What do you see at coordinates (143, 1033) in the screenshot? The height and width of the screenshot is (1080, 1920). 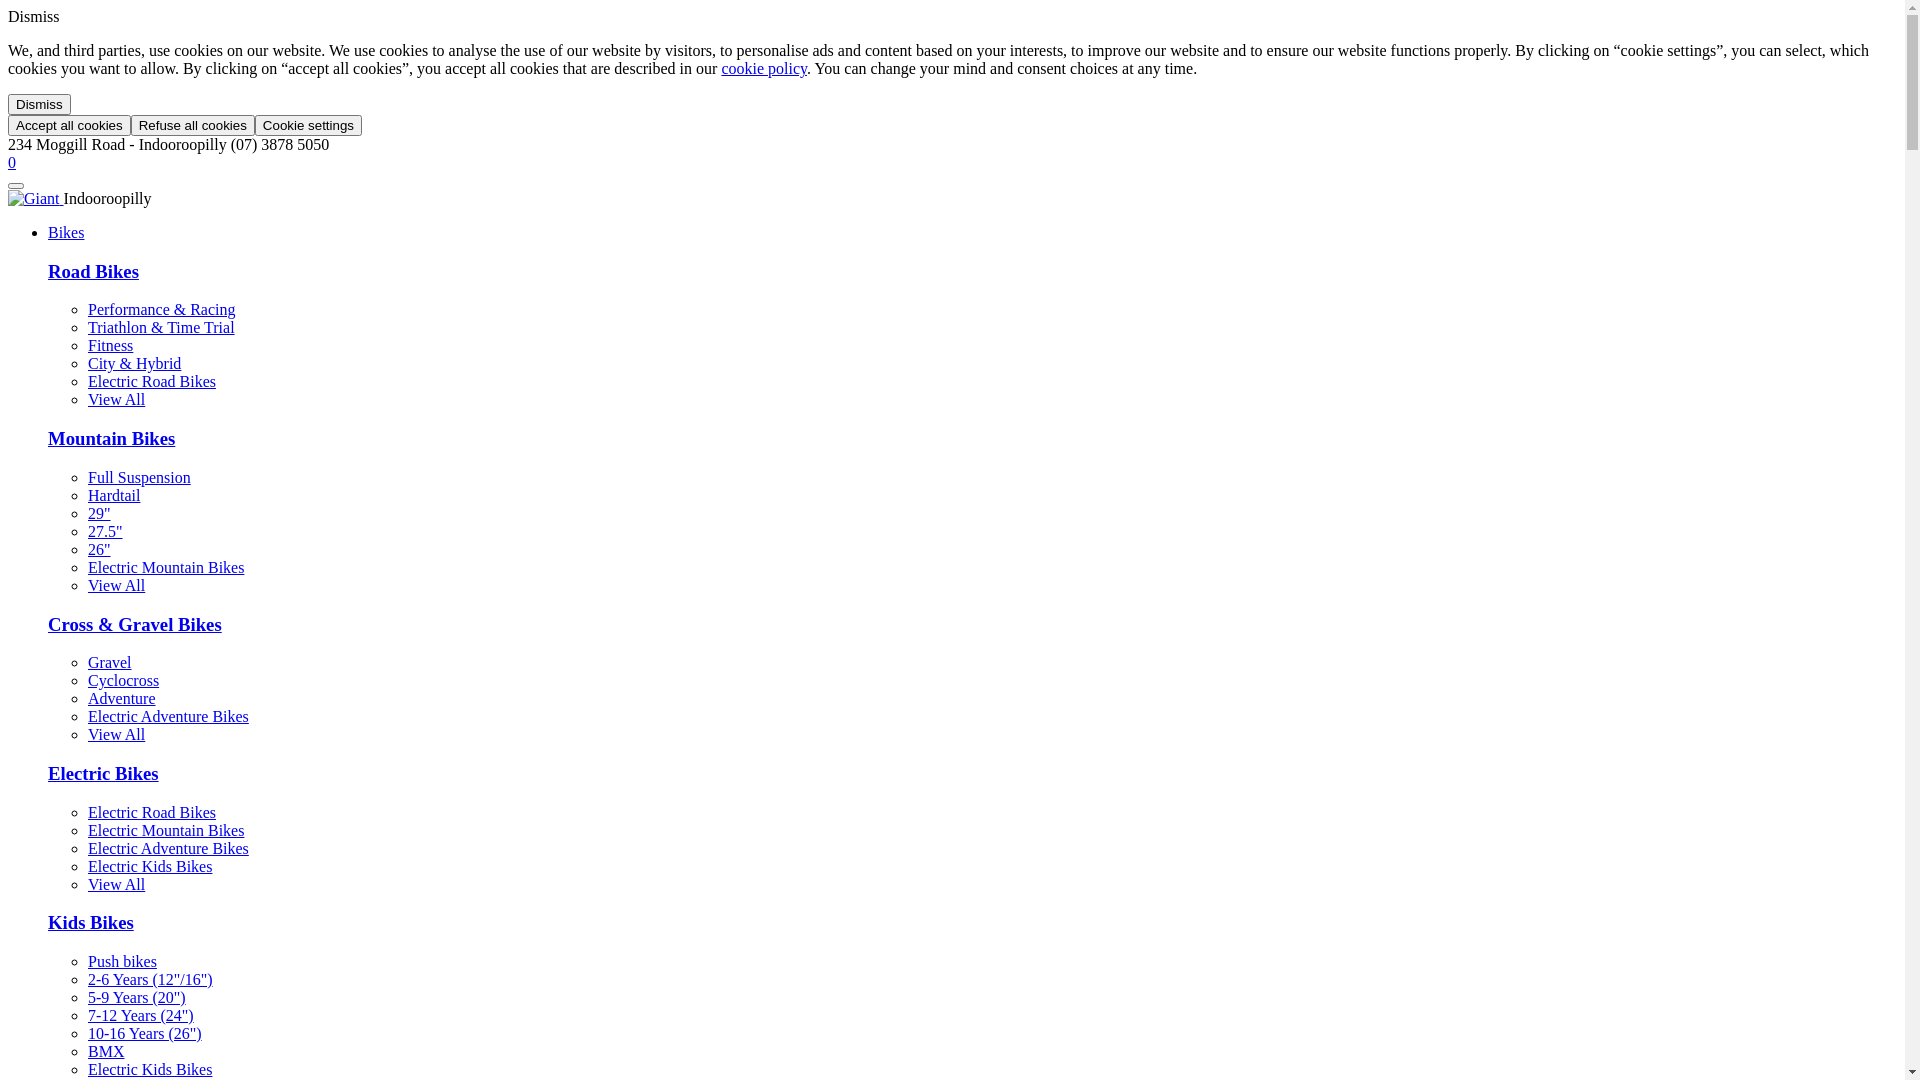 I see `'10-16 Years (26")'` at bounding box center [143, 1033].